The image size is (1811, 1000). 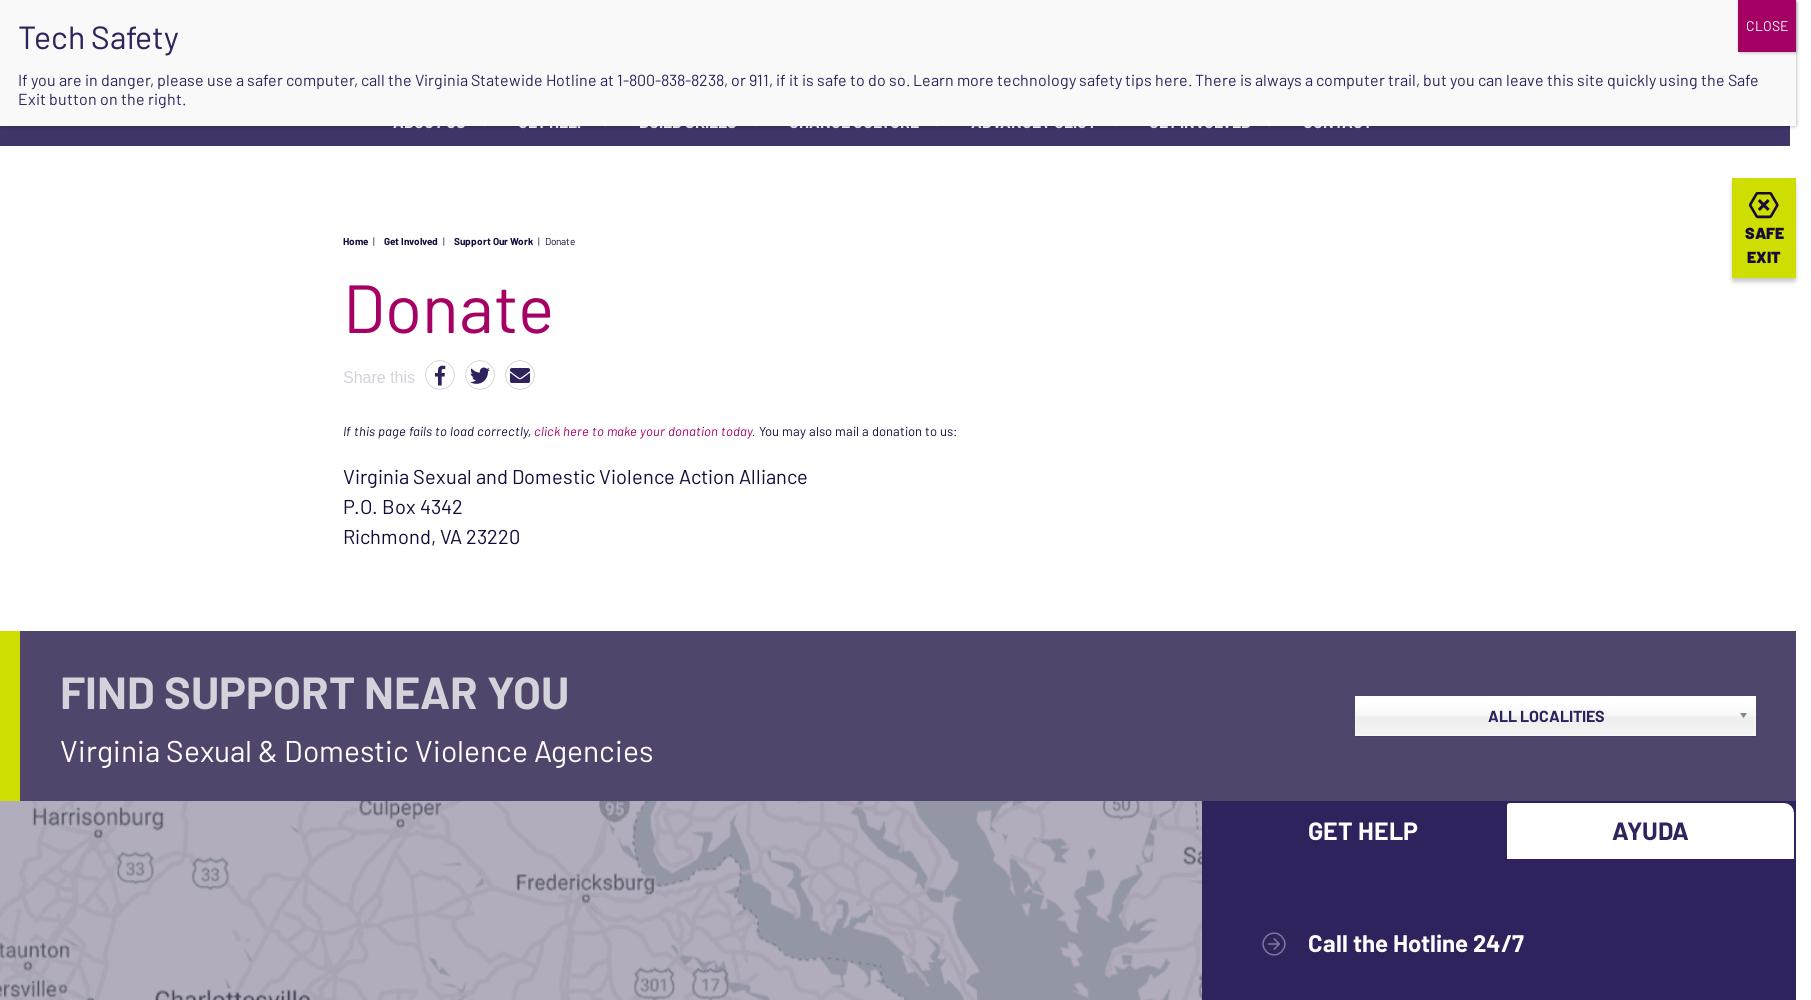 I want to click on 'If this page fails to load correctly,', so click(x=438, y=430).